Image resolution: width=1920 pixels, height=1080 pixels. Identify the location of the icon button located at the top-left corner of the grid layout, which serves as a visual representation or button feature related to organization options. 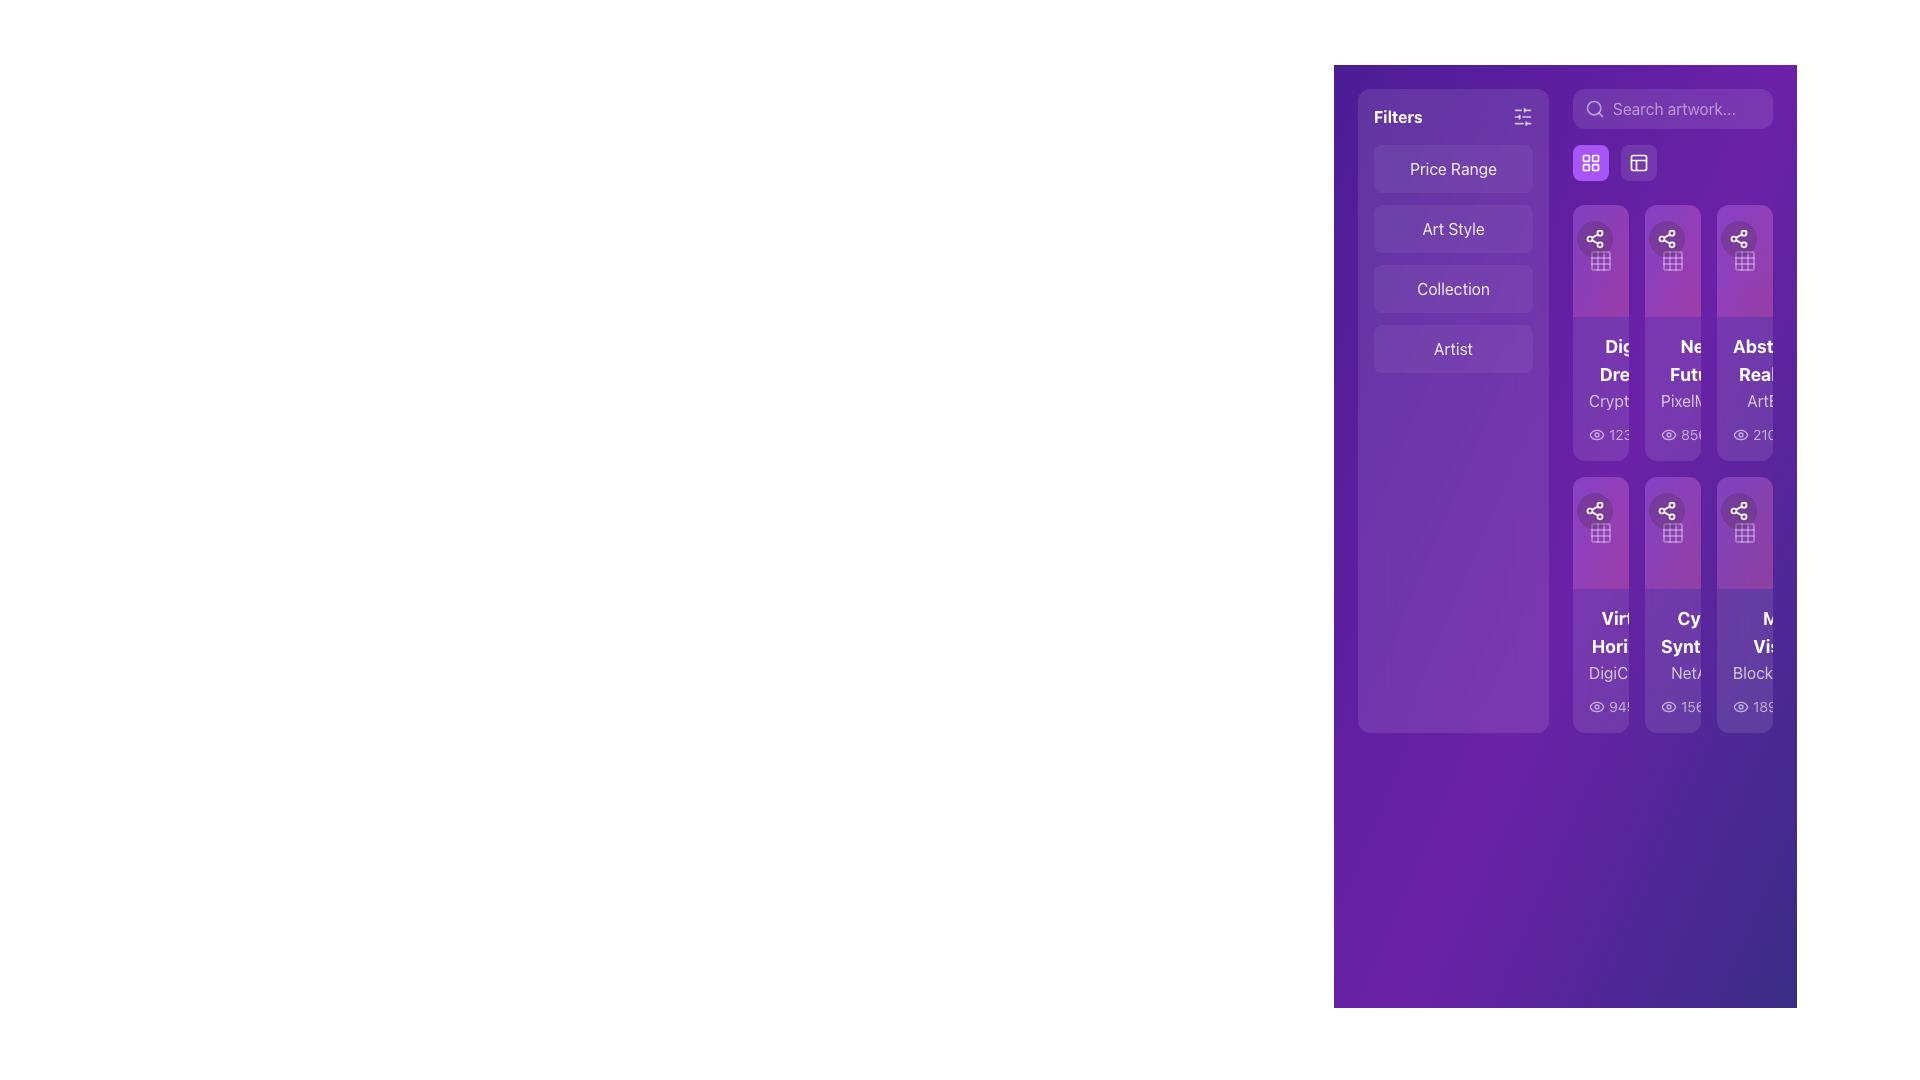
(1601, 260).